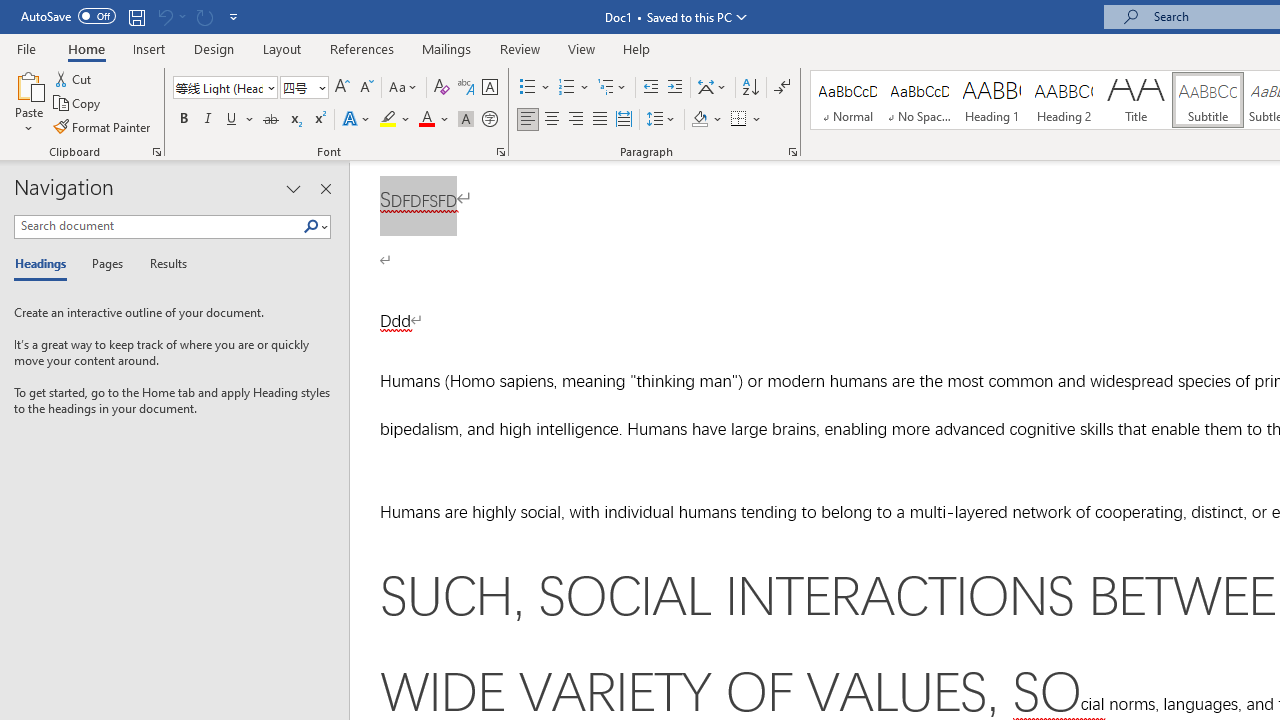  I want to click on 'Decrease Indent', so click(650, 86).